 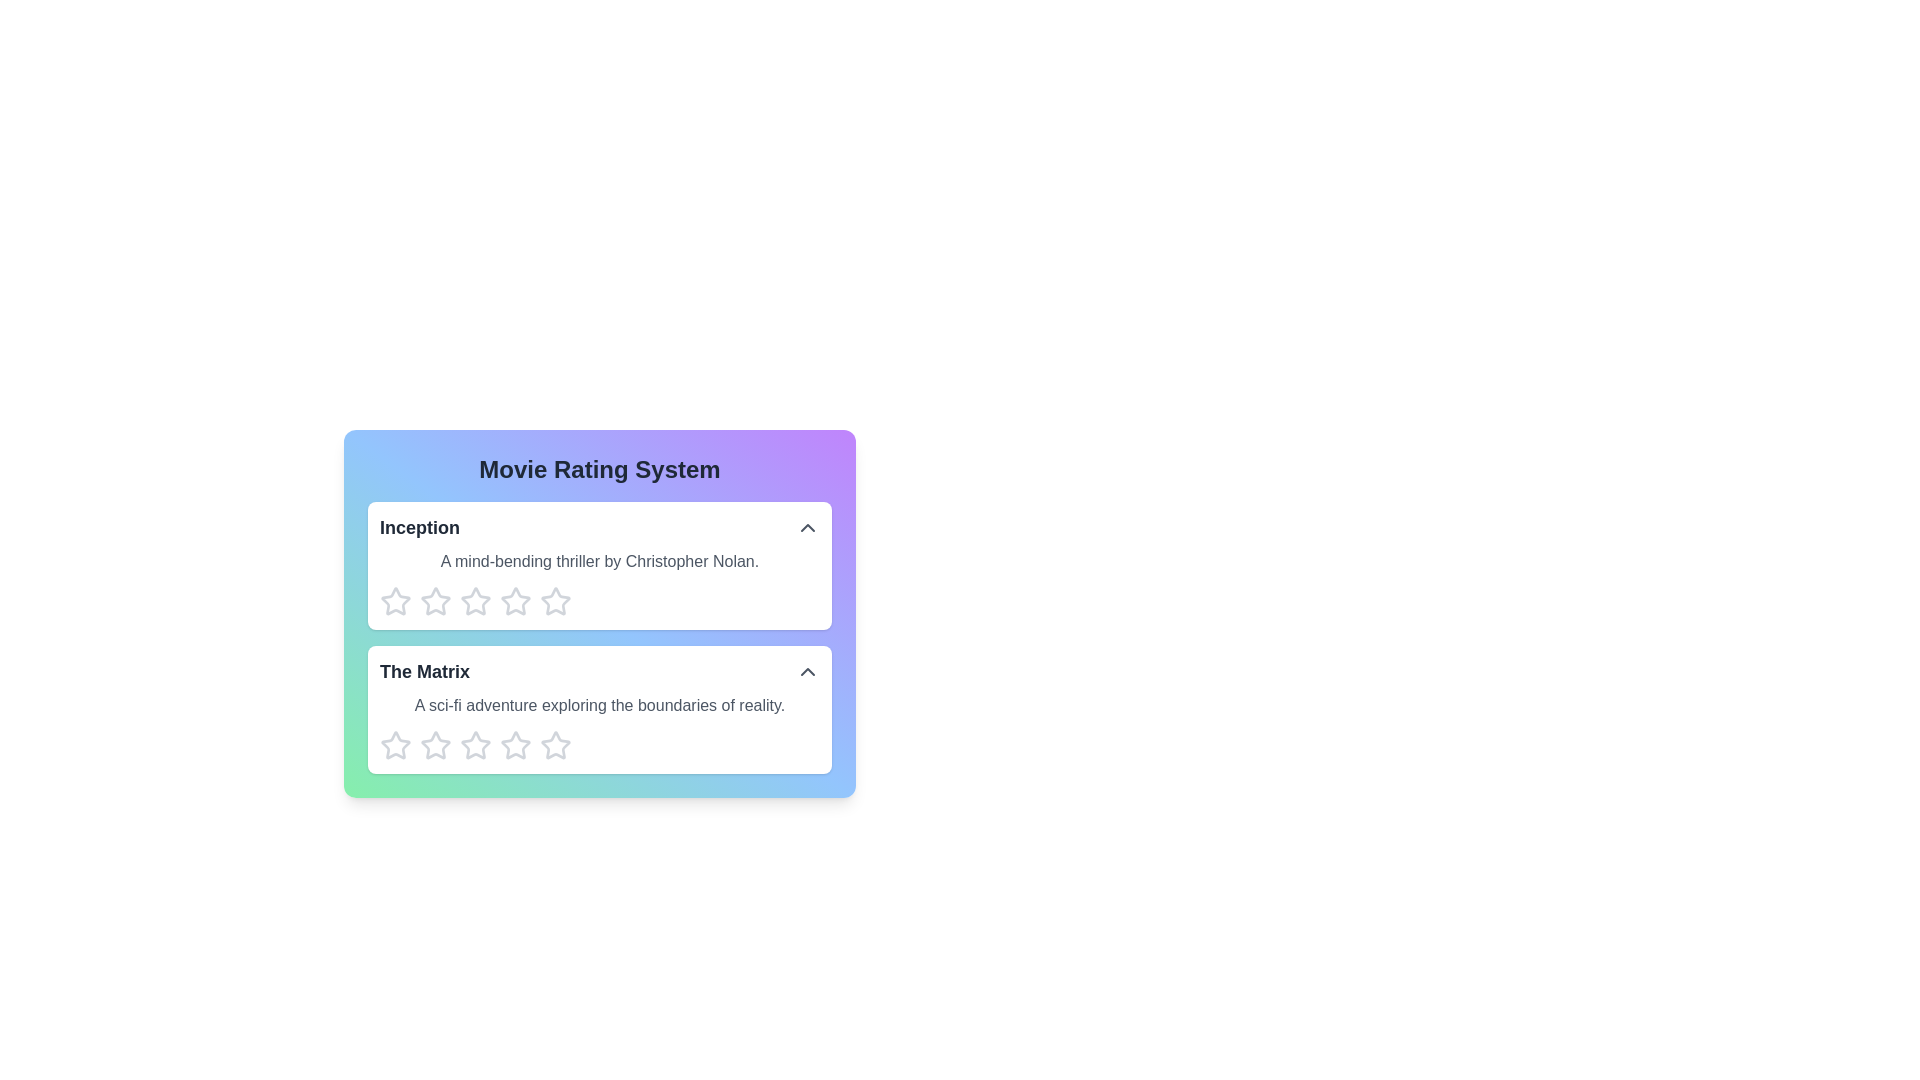 I want to click on the third star from the left in the first row of the star rating section for the movie 'Inception', so click(x=435, y=600).